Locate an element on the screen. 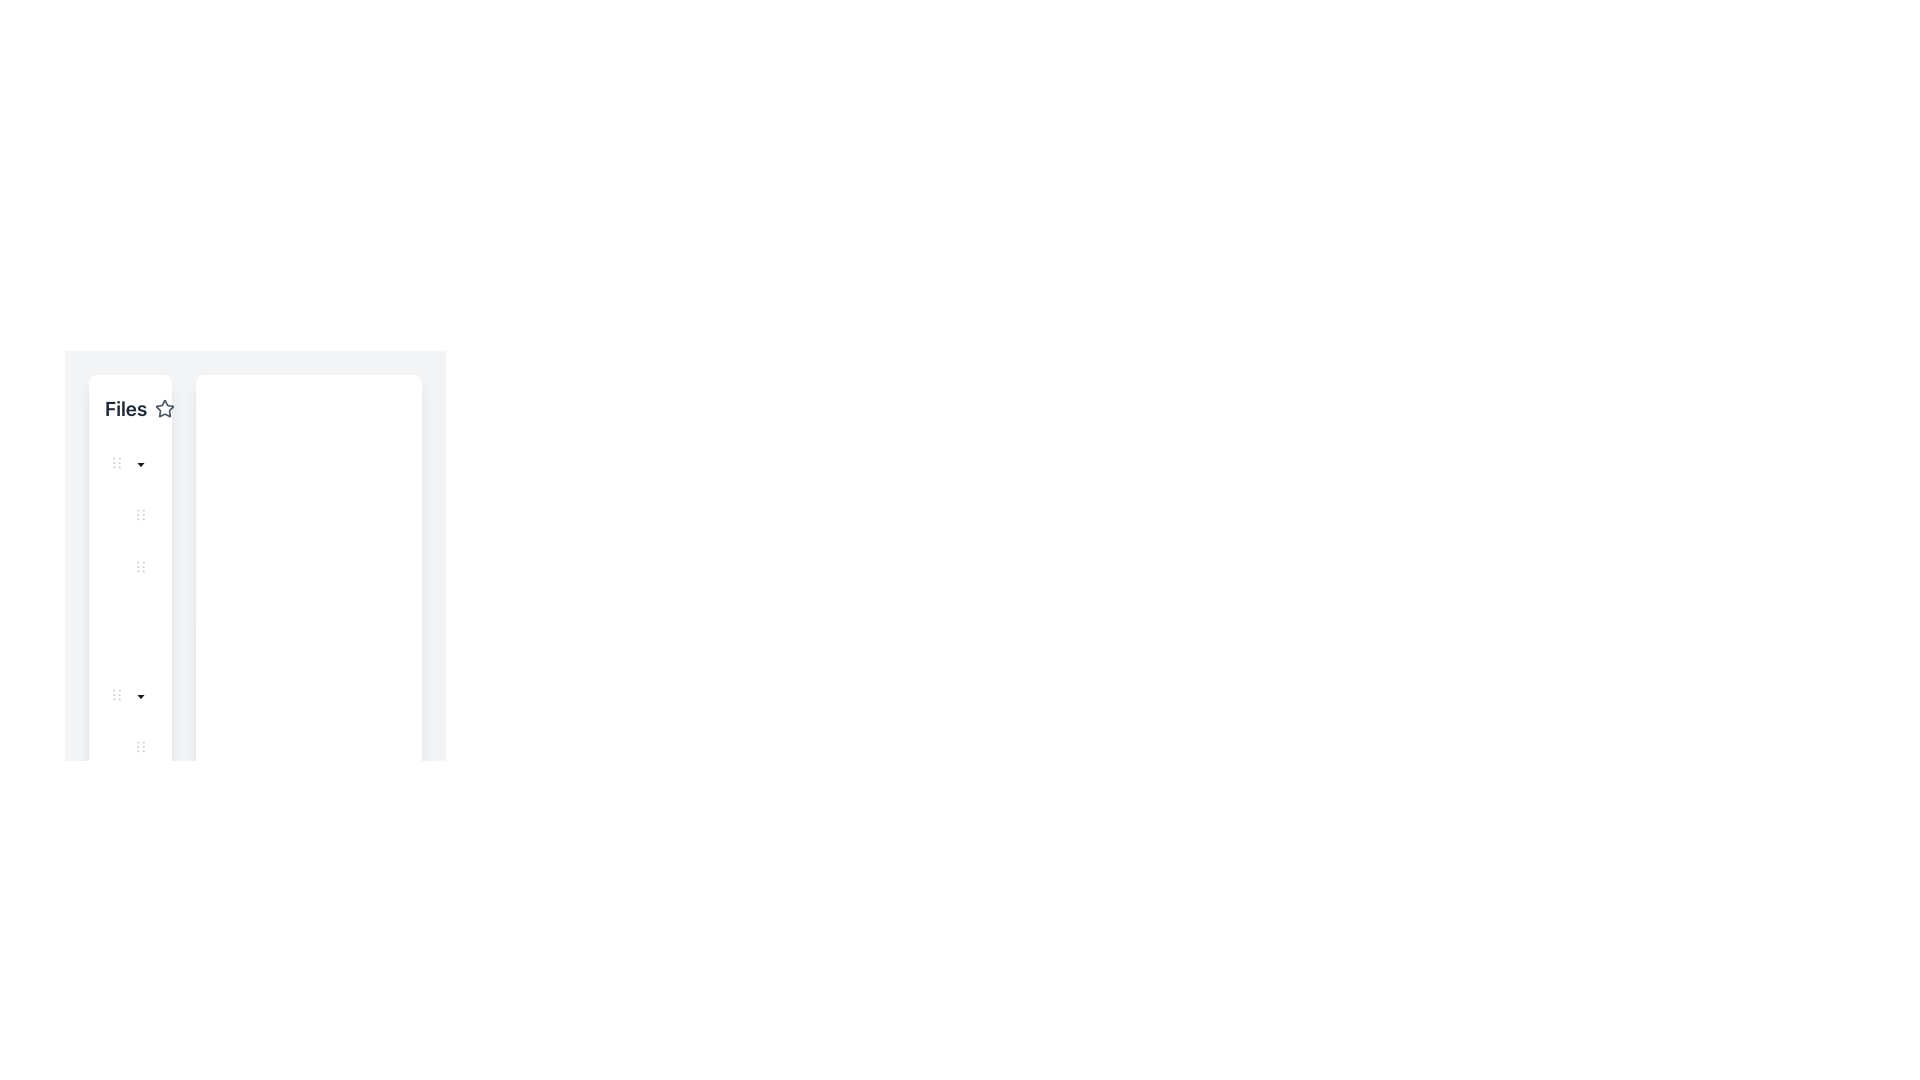 This screenshot has height=1080, width=1920. the vertical indentation marker located alongside the left edge of the 'Meeting Notes' entry in the hierarchical tree structure is located at coordinates (115, 589).